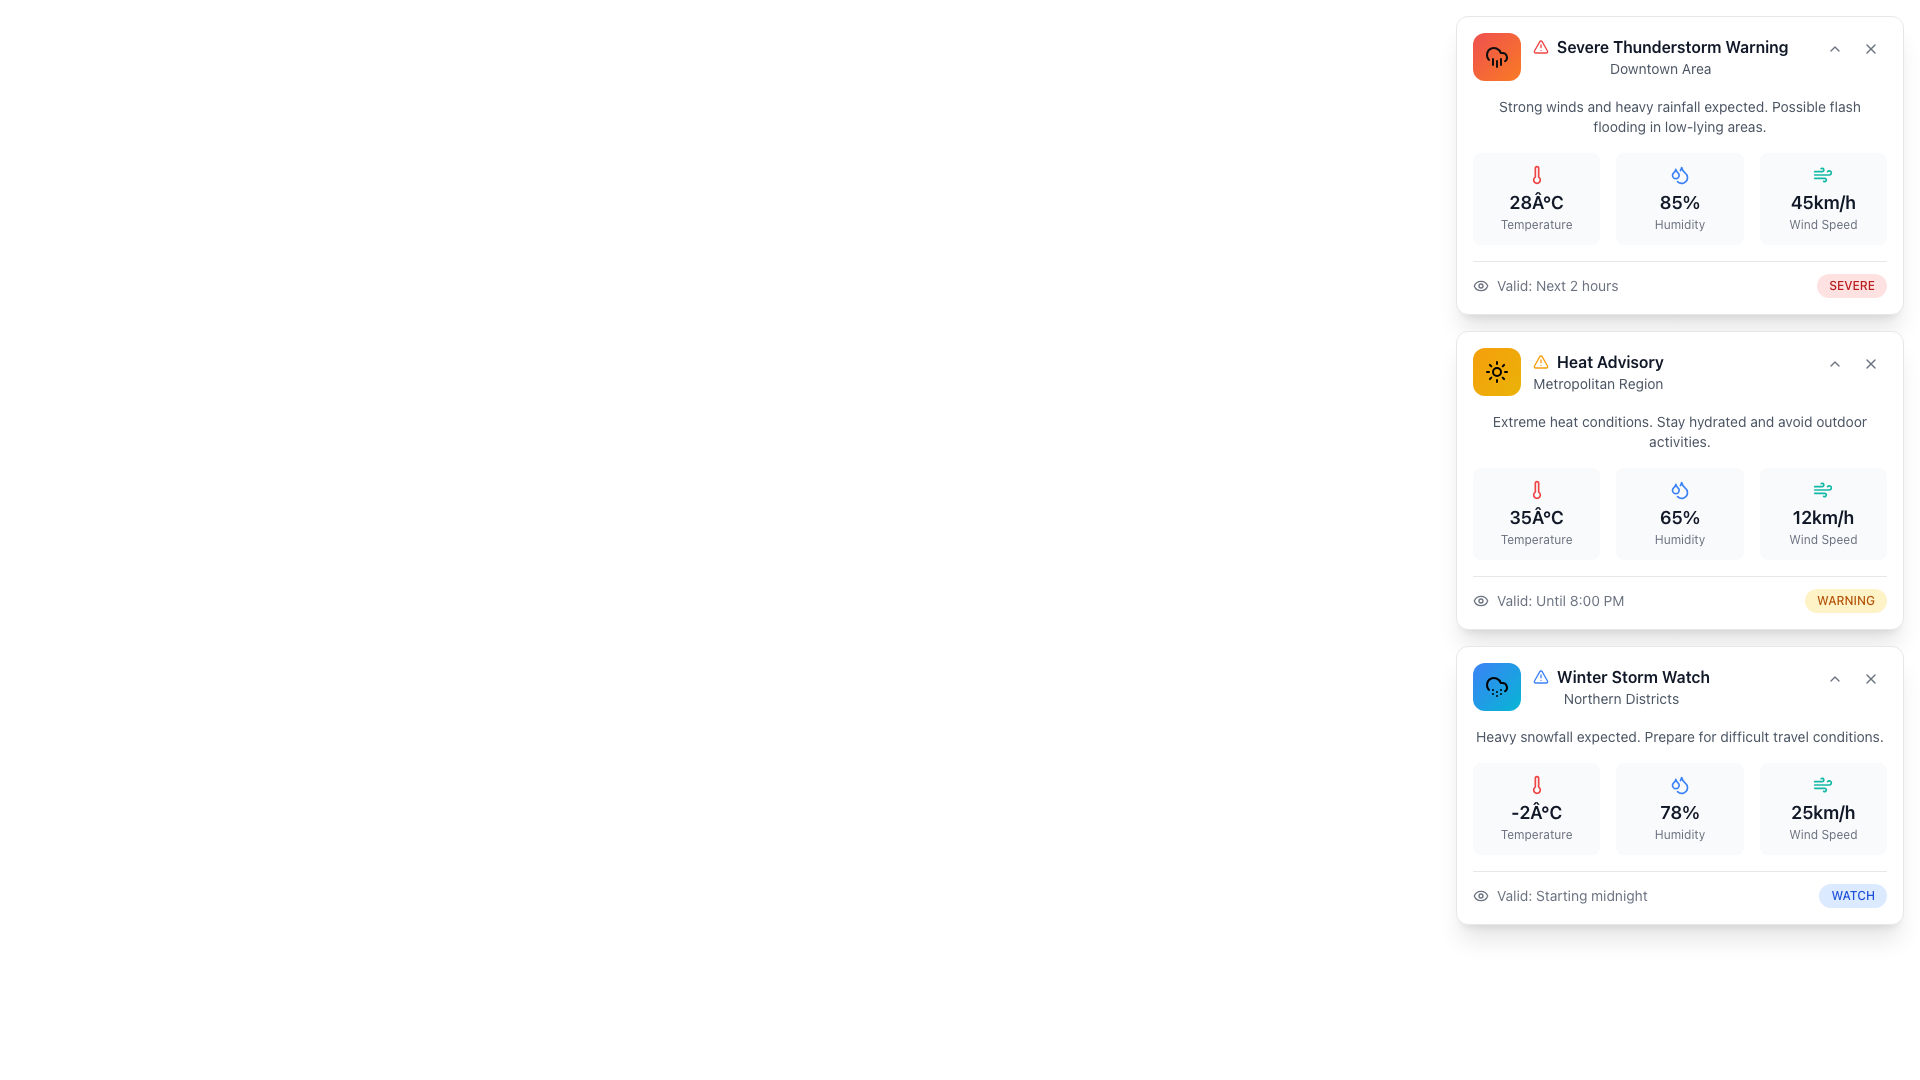 The height and width of the screenshot is (1080, 1920). Describe the element at coordinates (1680, 512) in the screenshot. I see `the informational card displaying '65%' and 'Humidity'` at that location.